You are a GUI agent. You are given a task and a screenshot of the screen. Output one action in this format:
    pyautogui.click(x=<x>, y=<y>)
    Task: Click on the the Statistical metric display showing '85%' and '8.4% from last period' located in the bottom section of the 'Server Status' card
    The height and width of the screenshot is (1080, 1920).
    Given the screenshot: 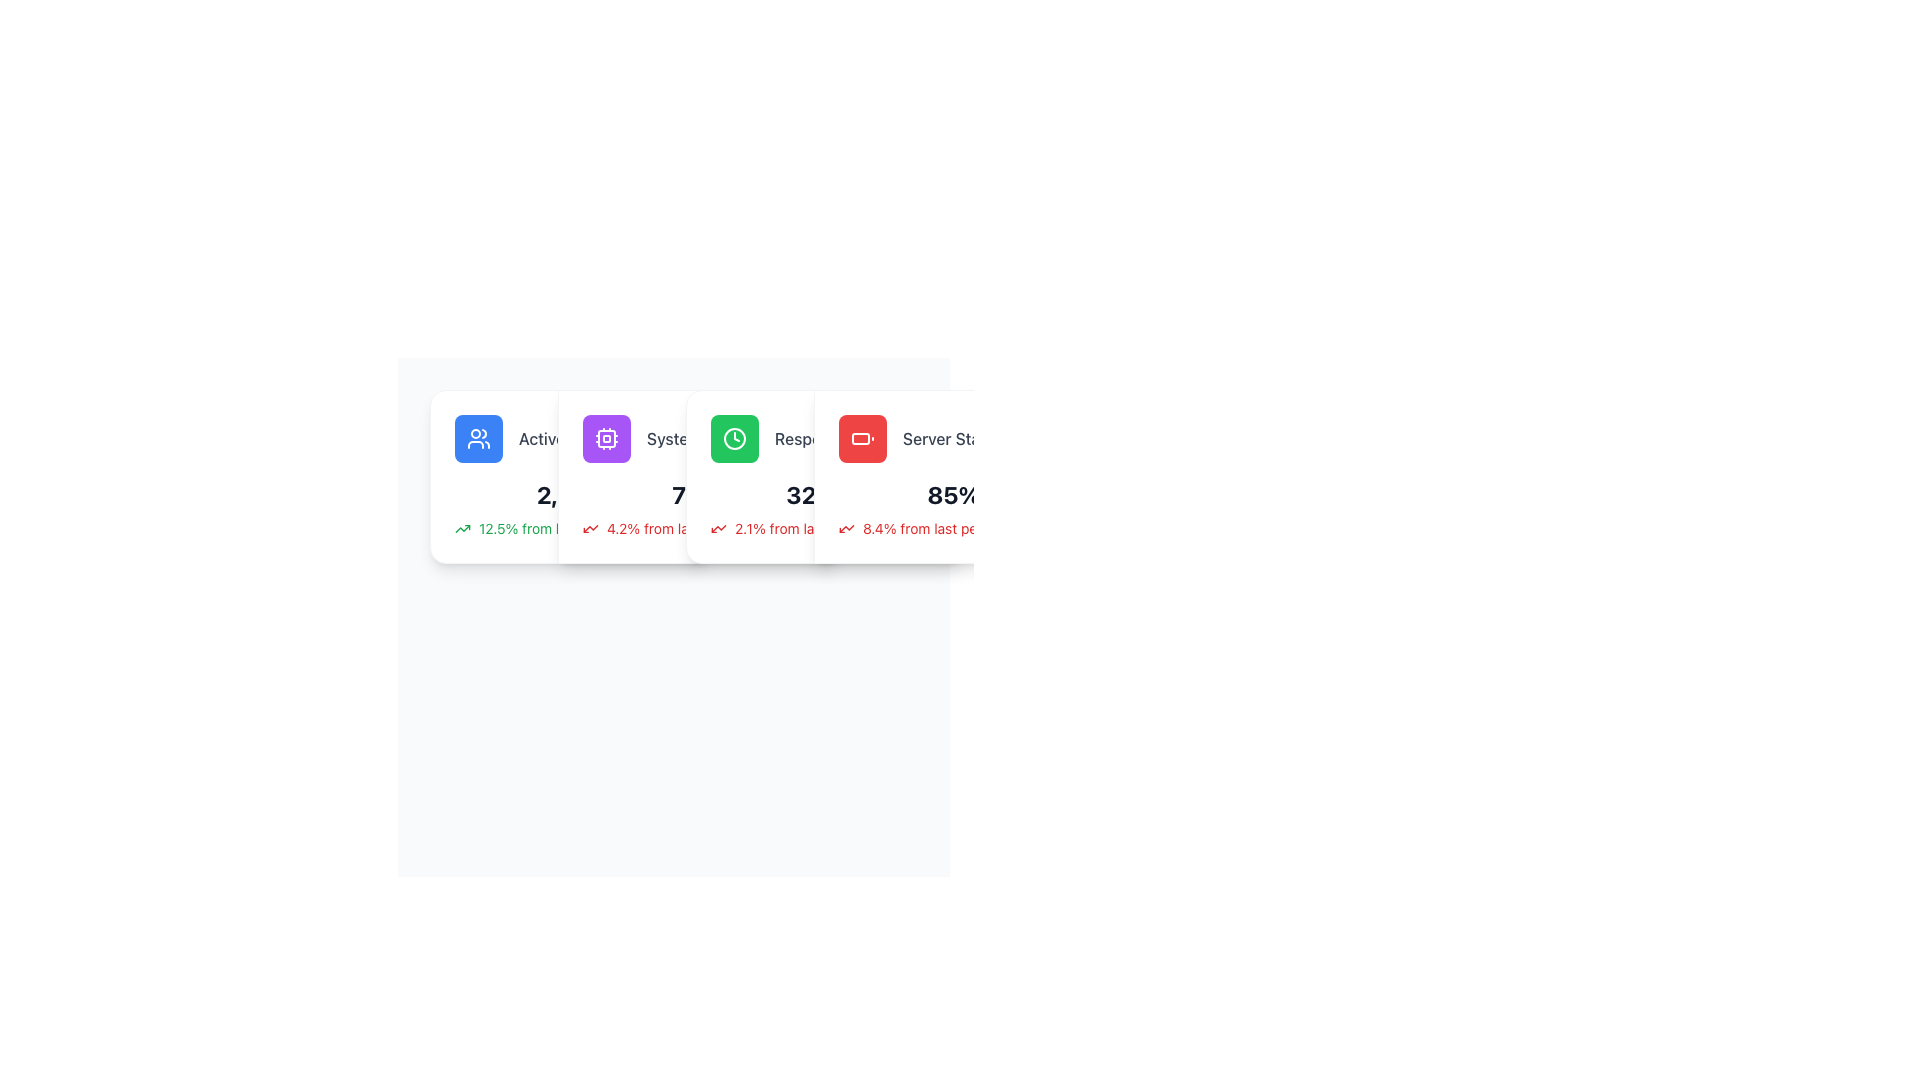 What is the action you would take?
    pyautogui.click(x=953, y=508)
    